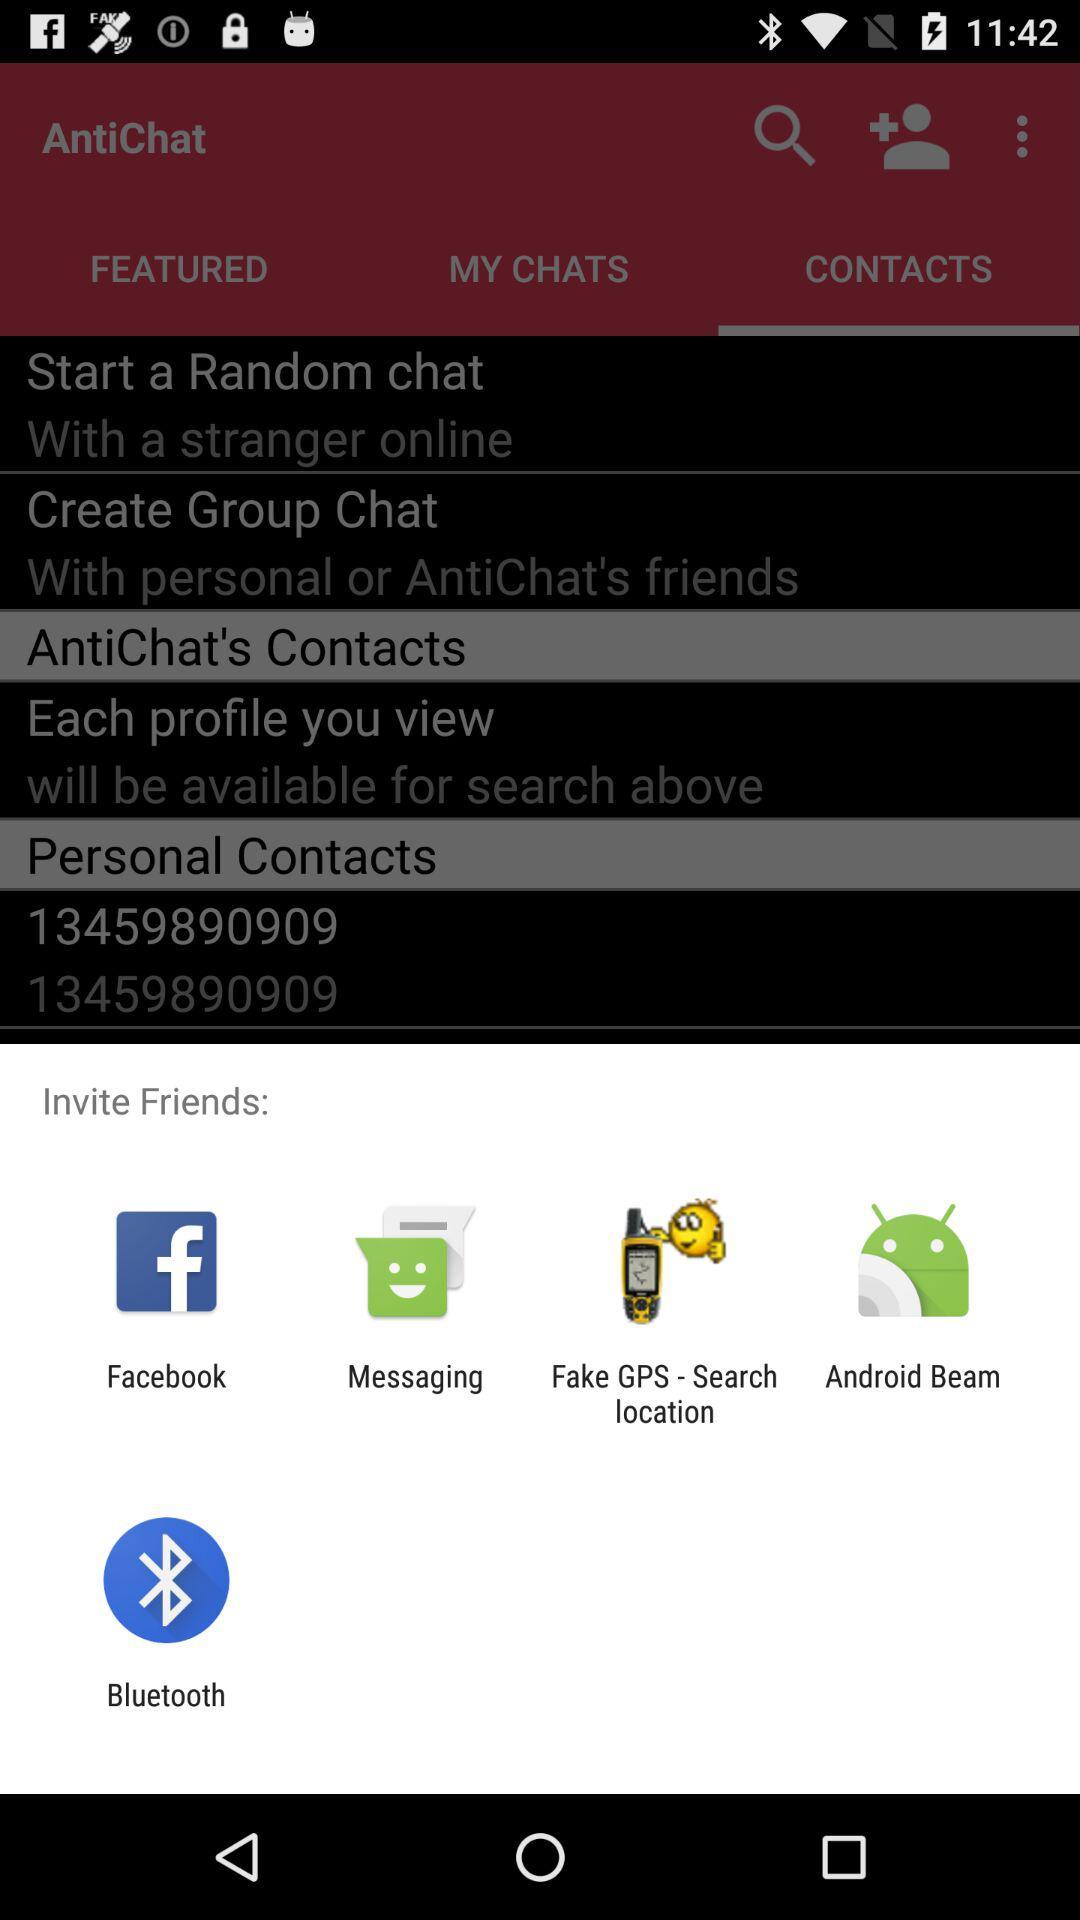  What do you see at coordinates (165, 1392) in the screenshot?
I see `facebook` at bounding box center [165, 1392].